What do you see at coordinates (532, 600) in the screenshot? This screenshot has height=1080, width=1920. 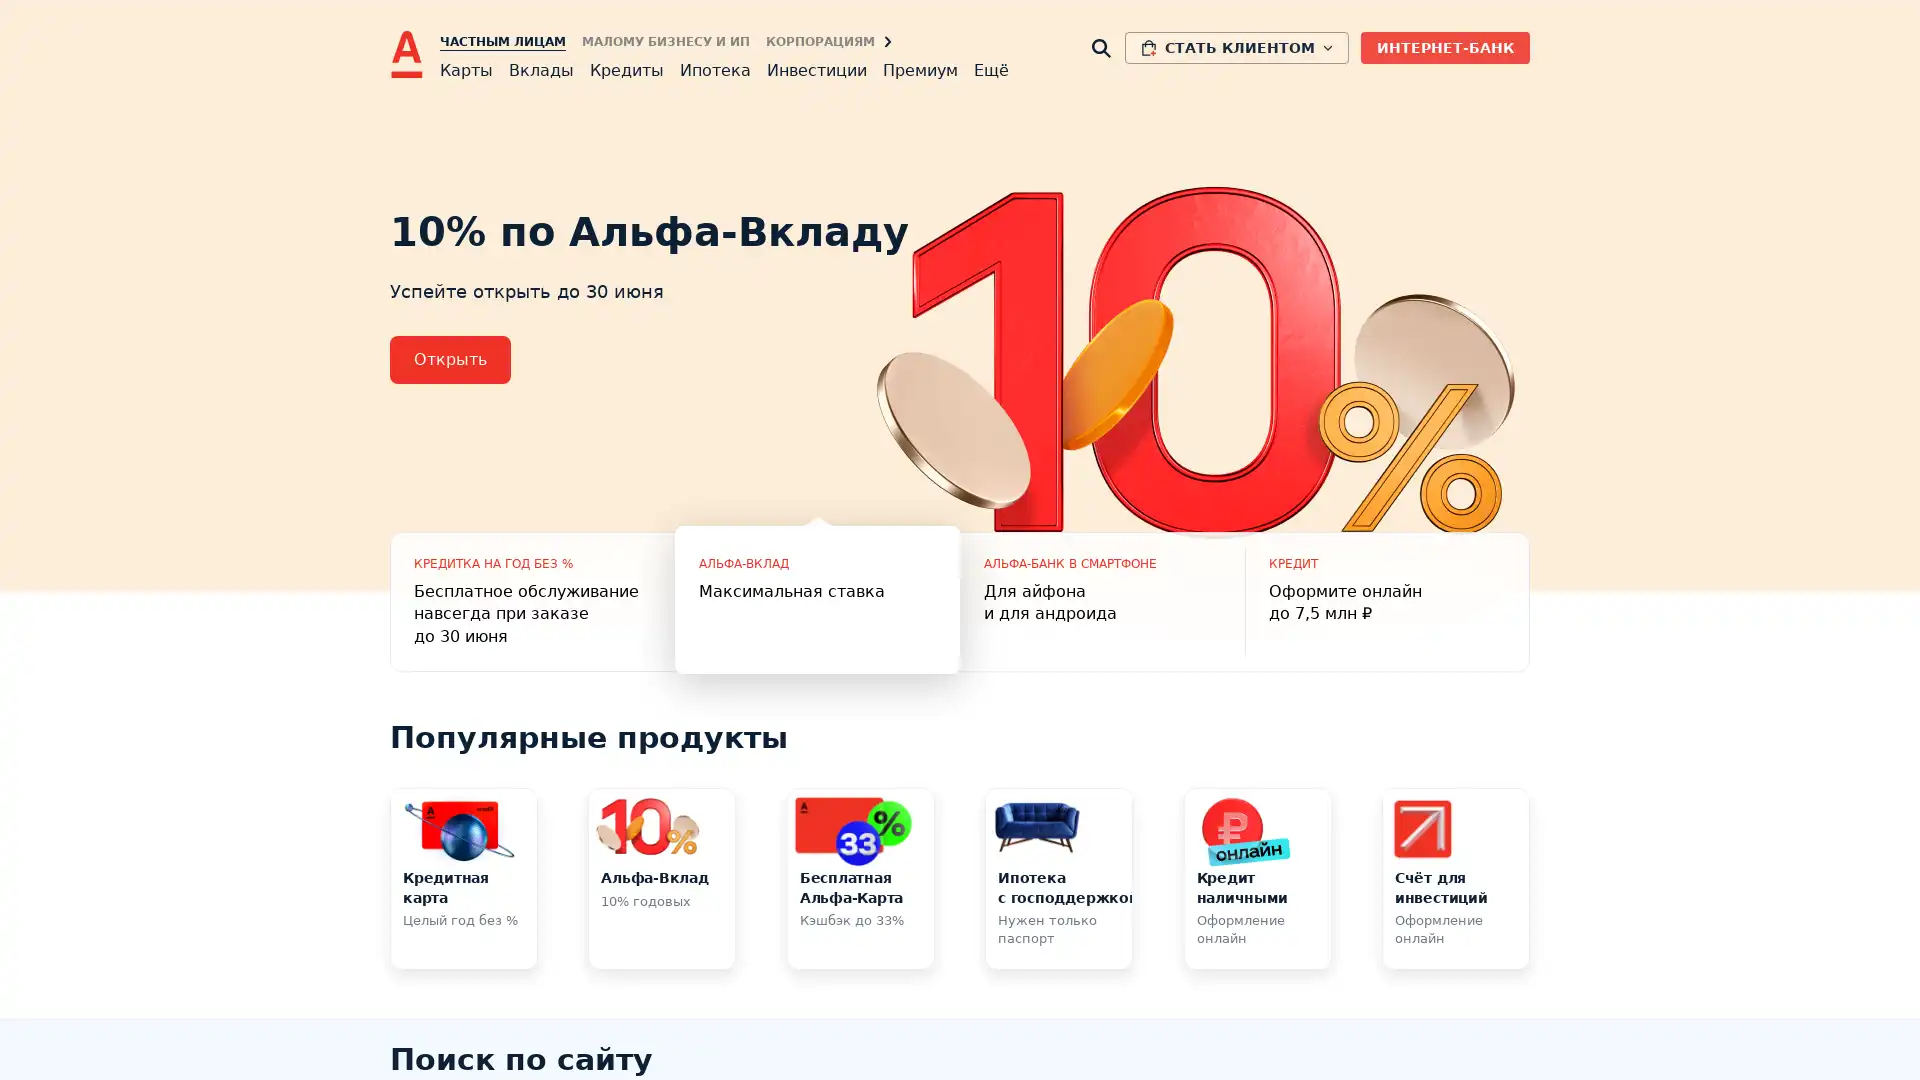 I see `%       30` at bounding box center [532, 600].